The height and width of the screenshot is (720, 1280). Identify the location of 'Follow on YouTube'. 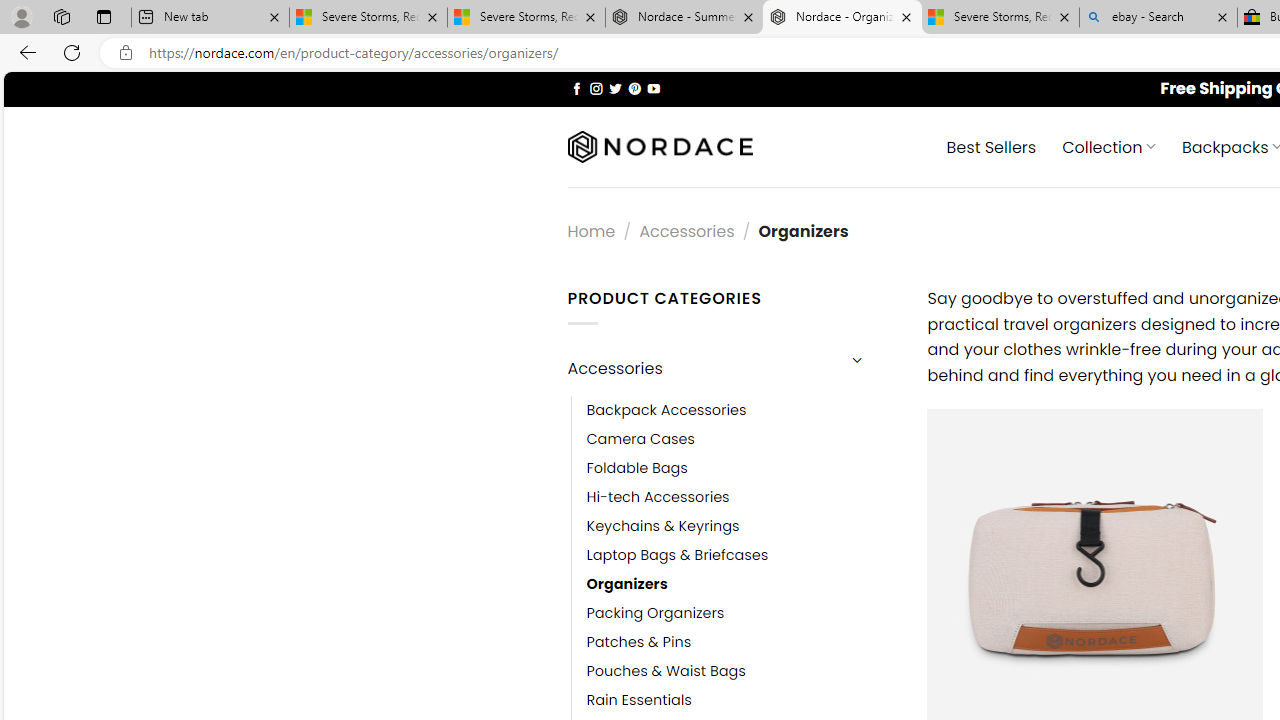
(653, 87).